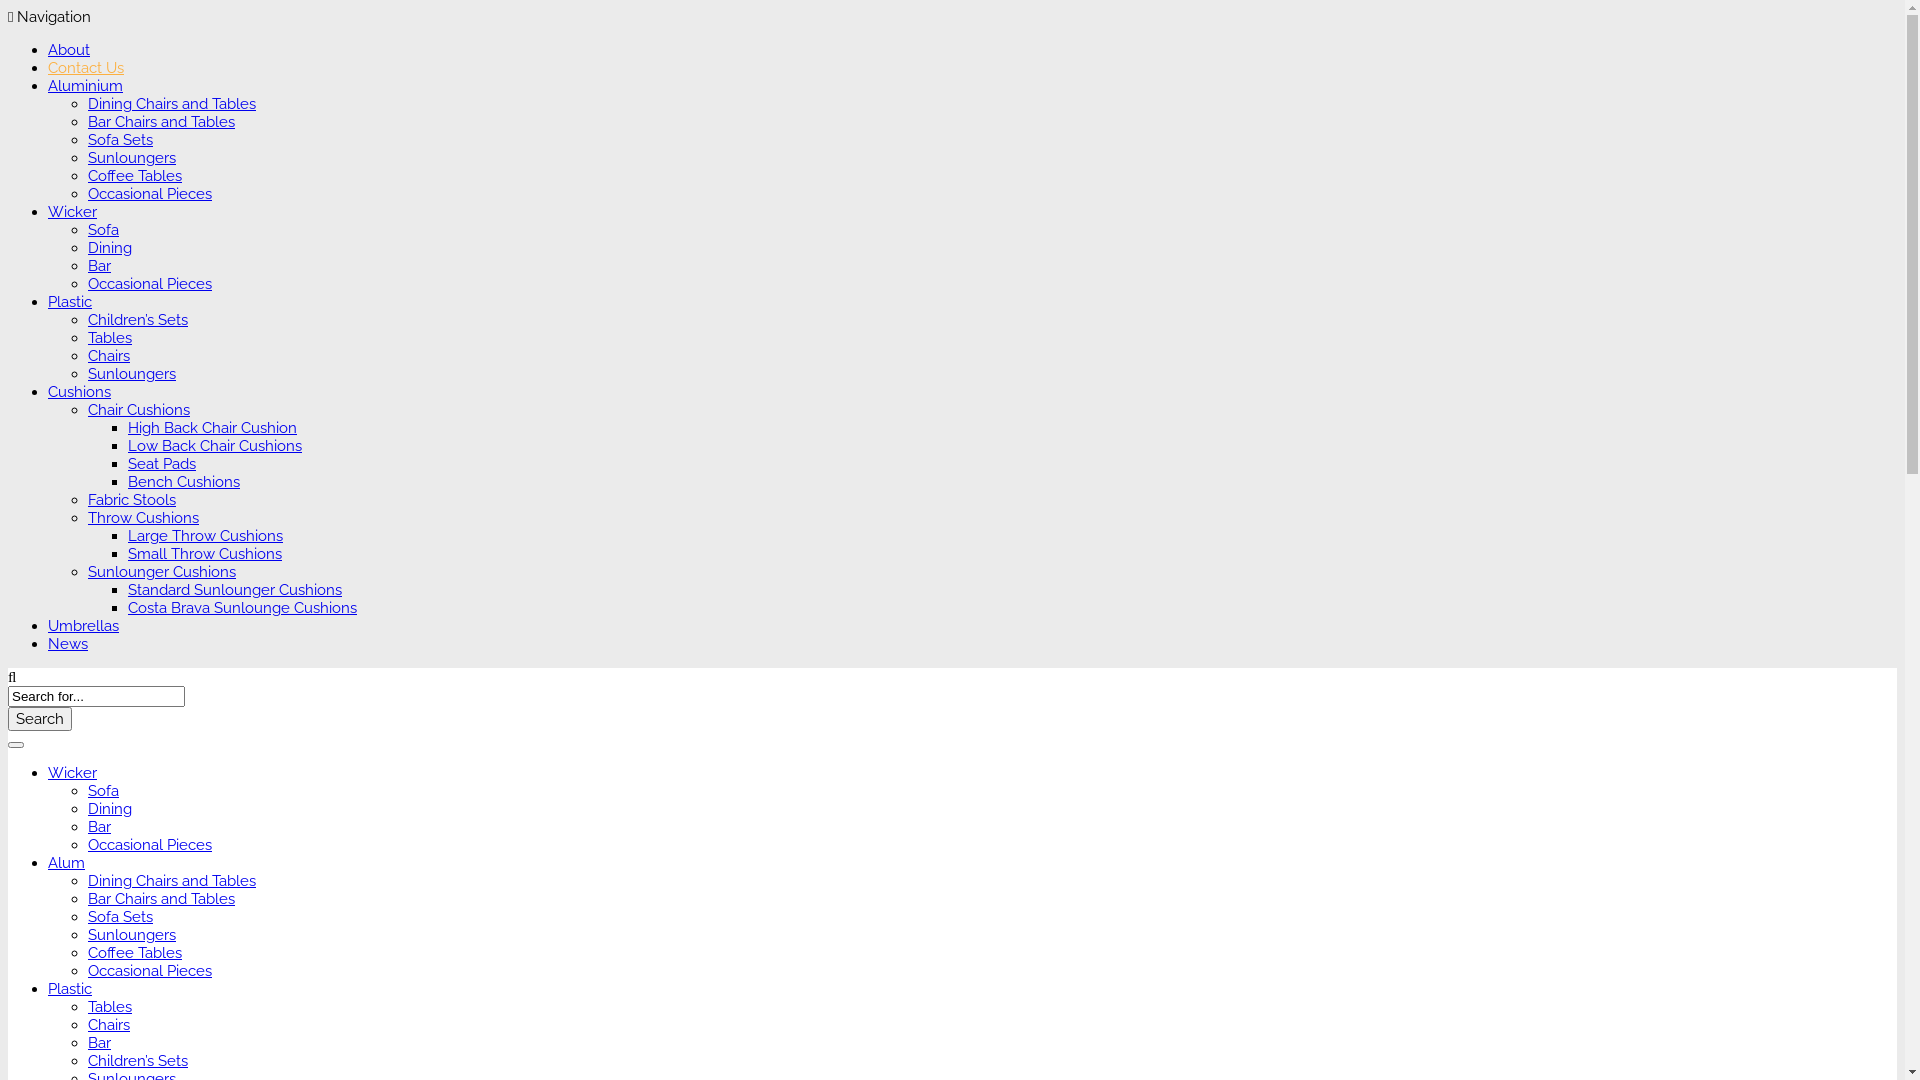  I want to click on 'Wicker', so click(72, 212).